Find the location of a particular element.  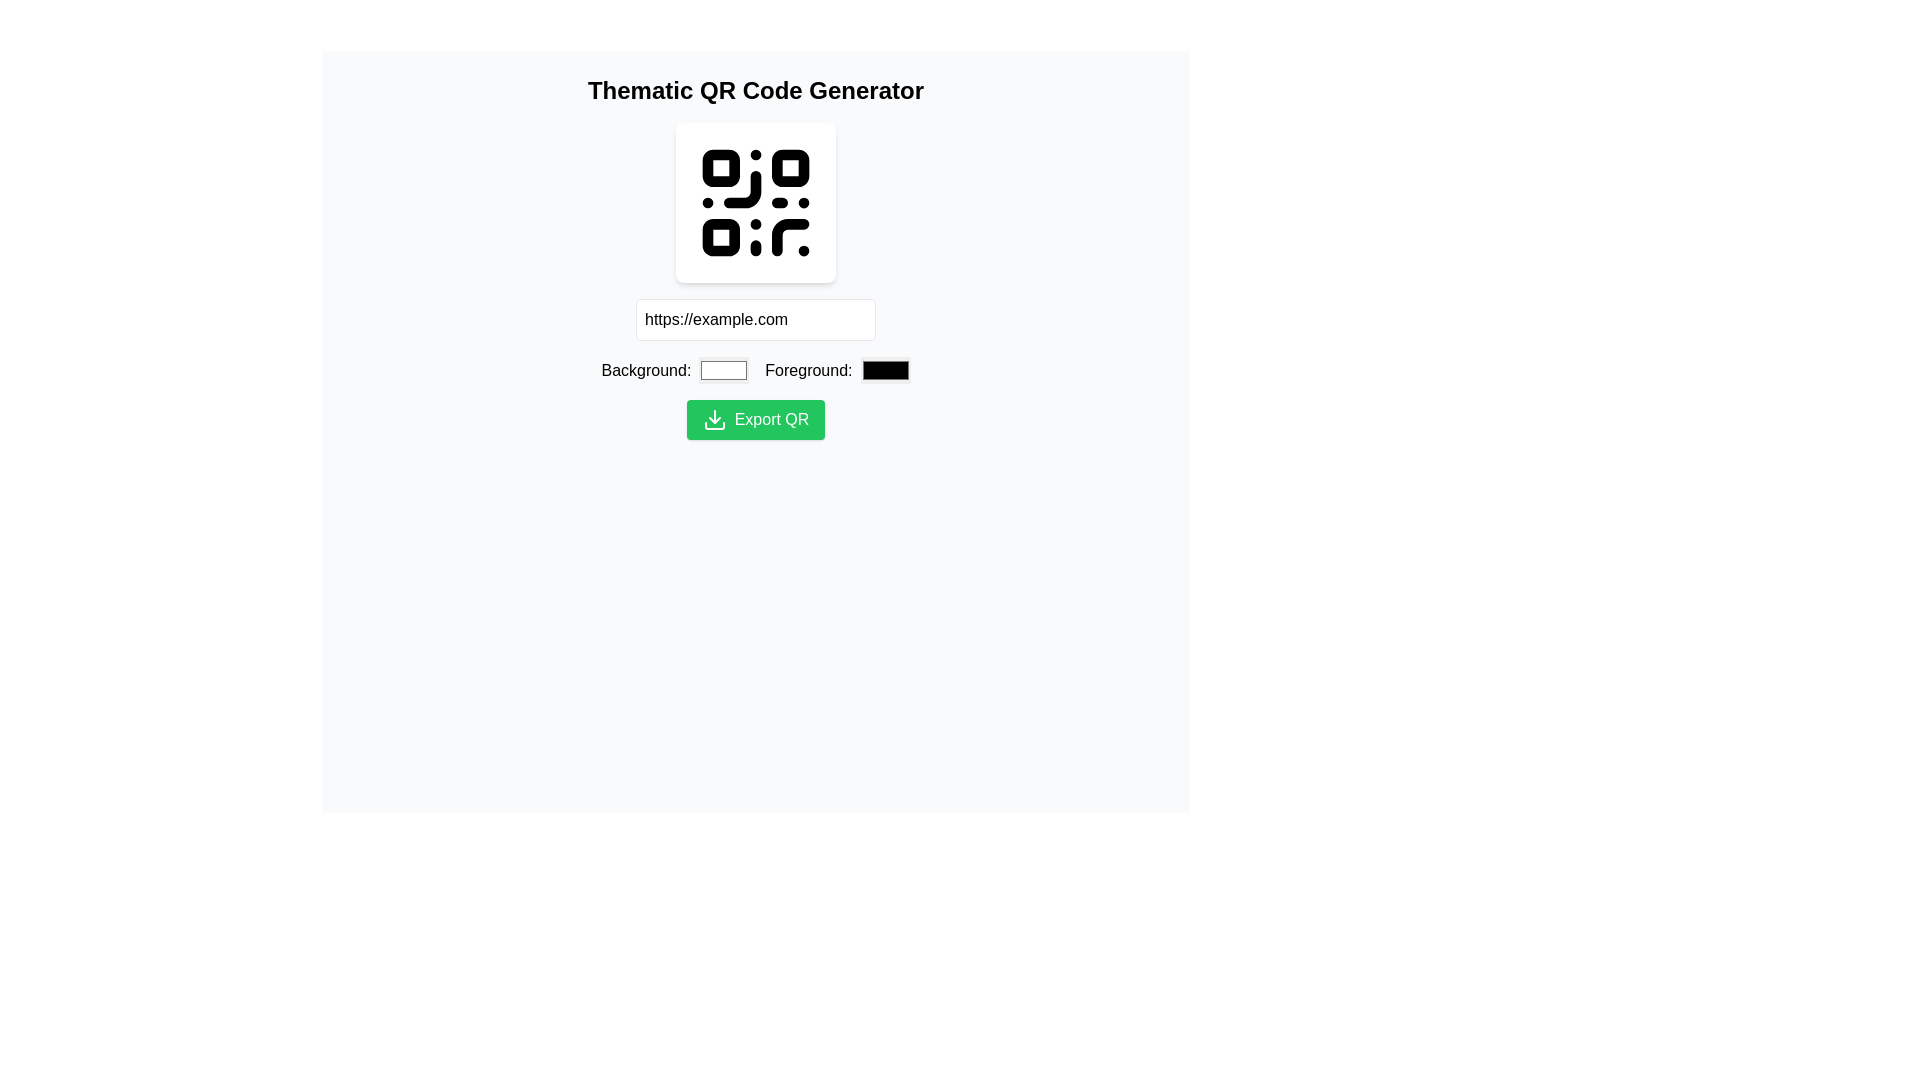

the download icon that is part of the 'Export QR' button, which is a minimalistic white icon on a green background is located at coordinates (714, 419).